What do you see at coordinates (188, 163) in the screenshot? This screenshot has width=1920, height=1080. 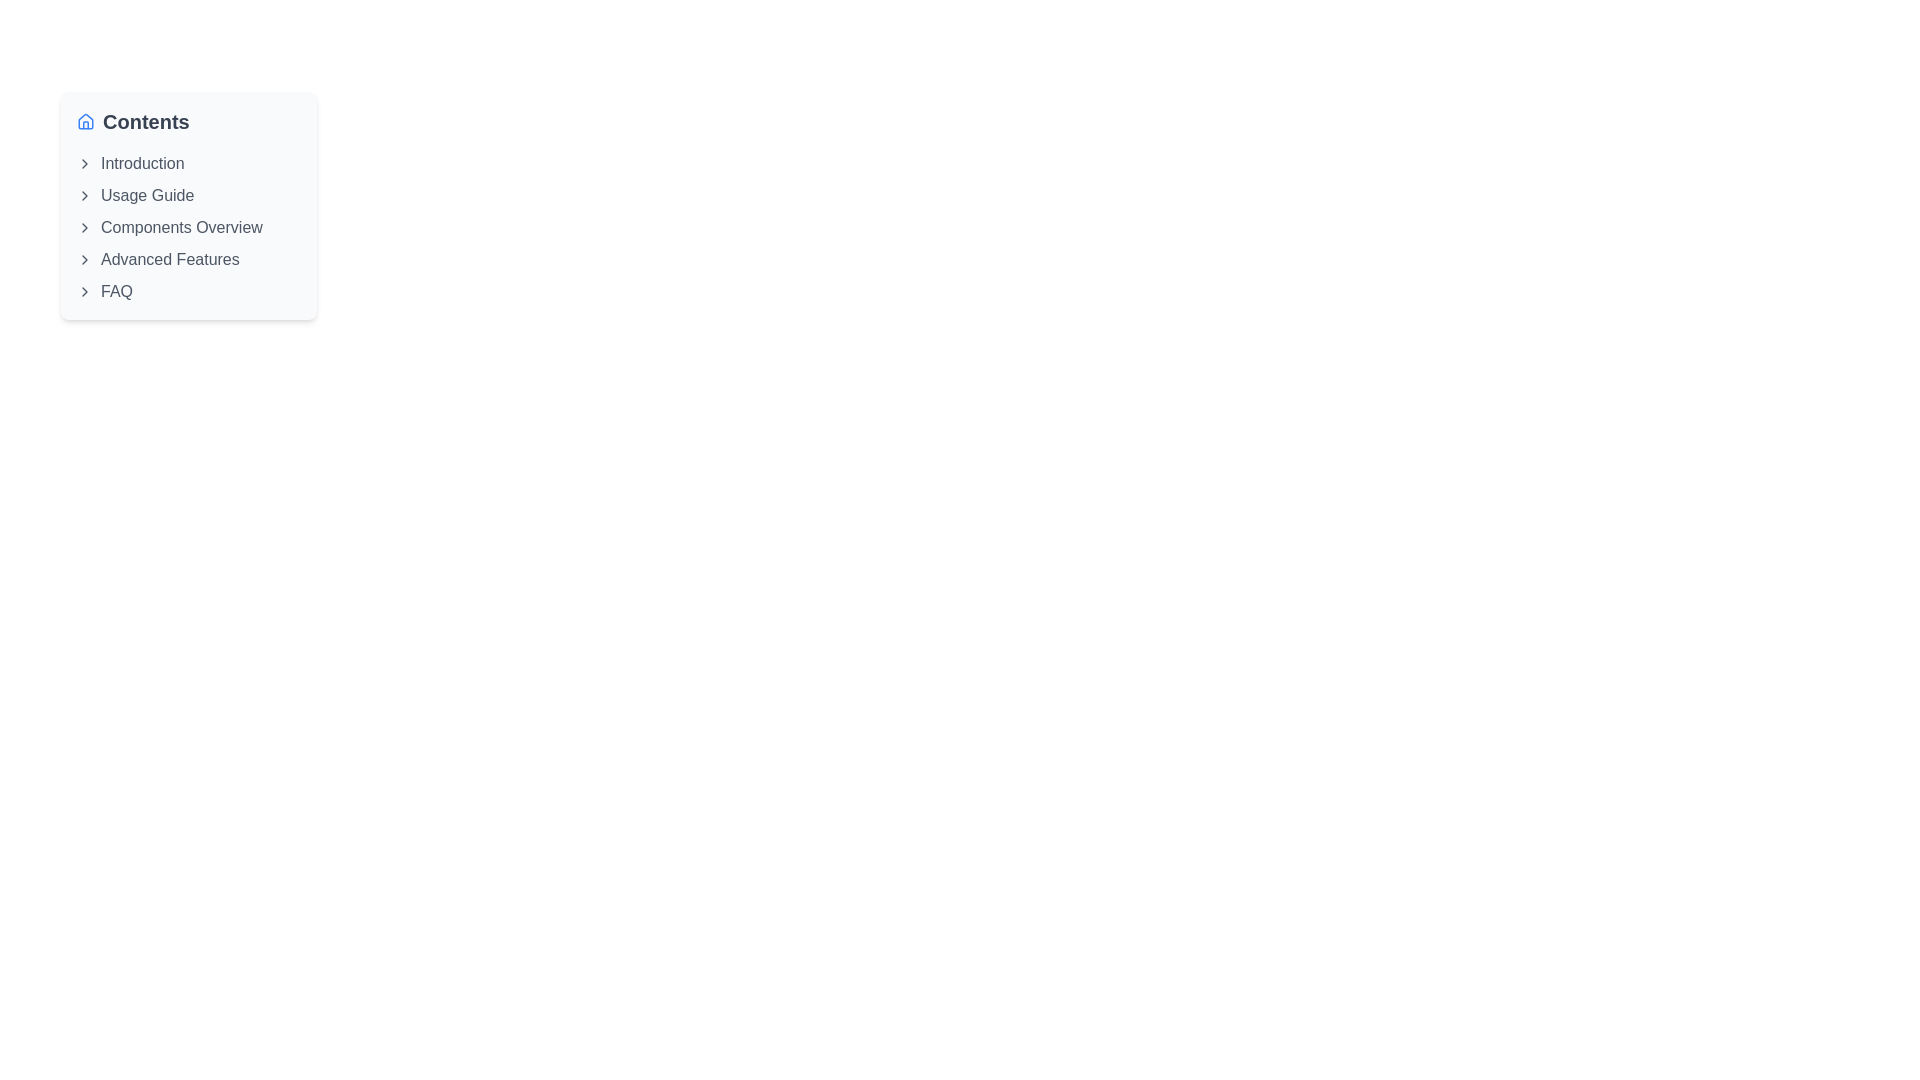 I see `the navigational link for the 'Introduction' section located at the top of the sidebar menu titled 'Contents.'` at bounding box center [188, 163].